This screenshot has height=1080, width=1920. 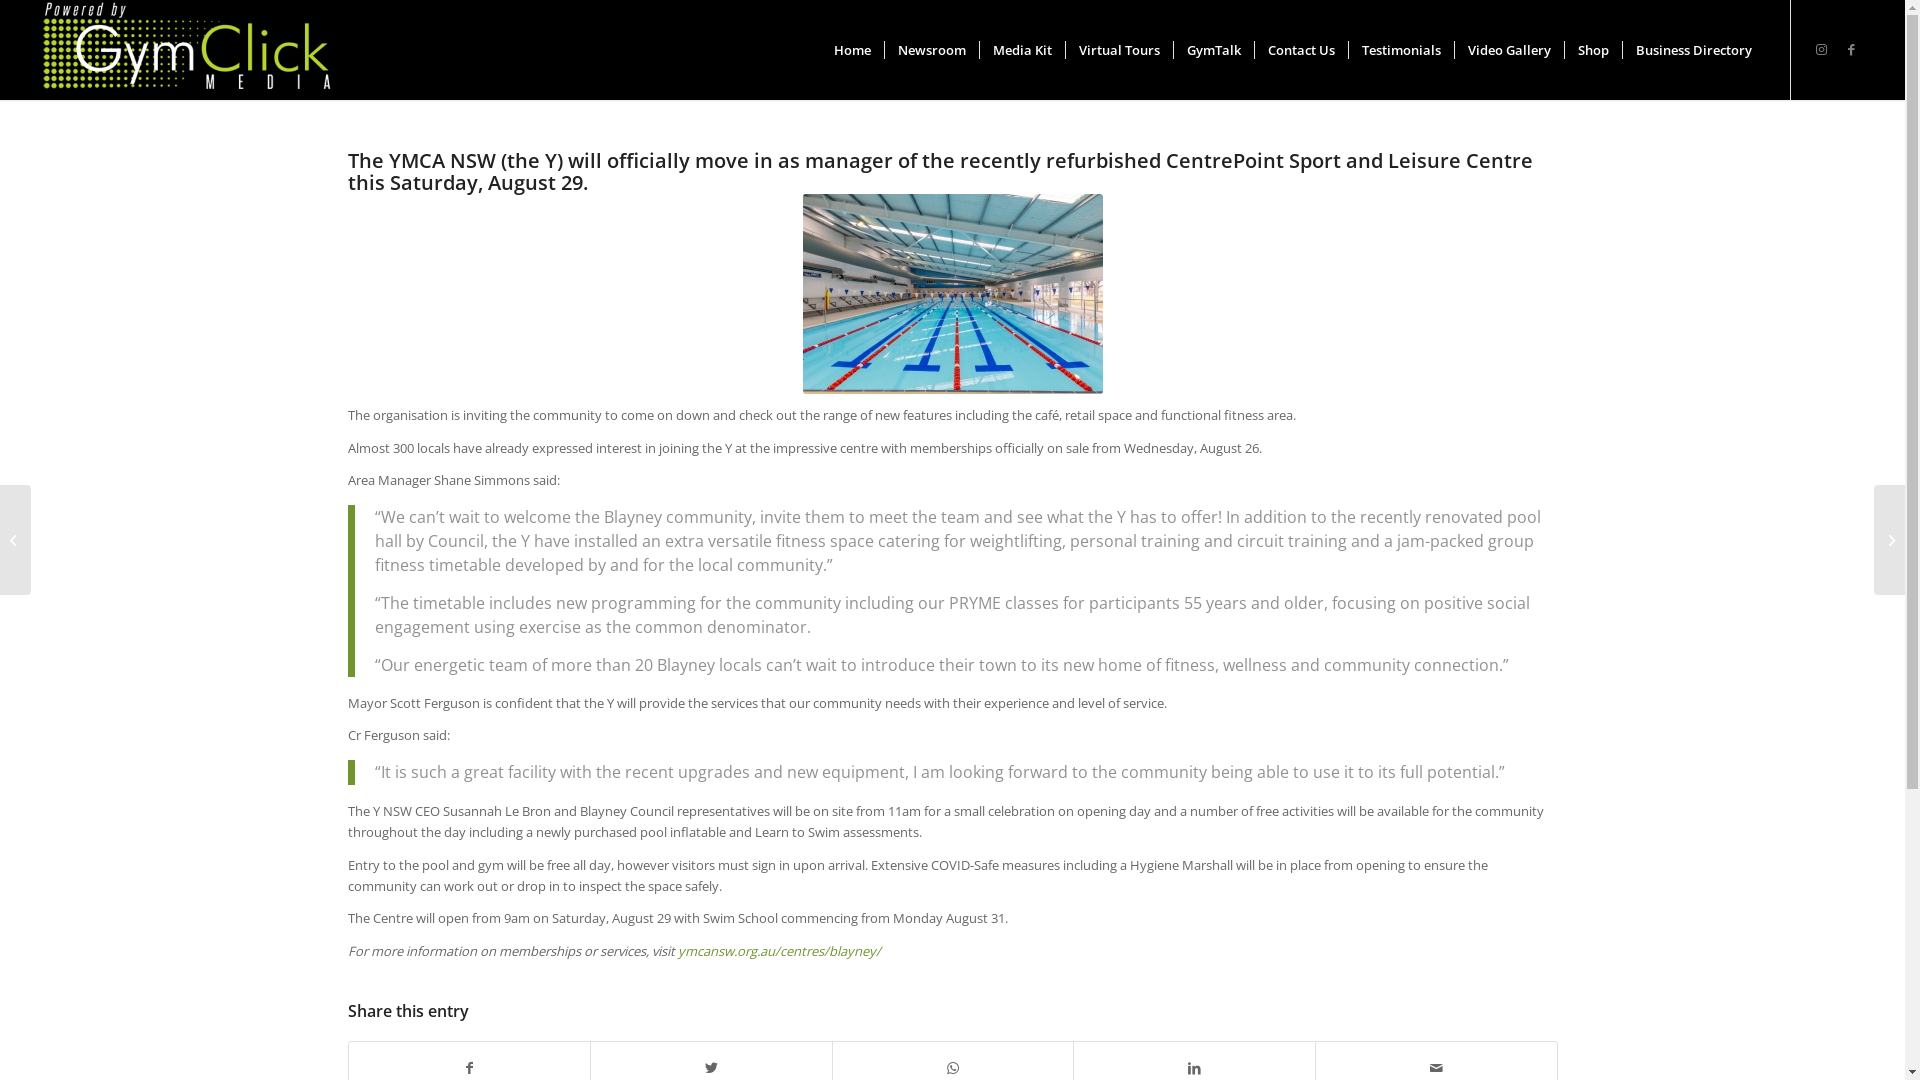 What do you see at coordinates (1117, 49) in the screenshot?
I see `'Virtual Tours'` at bounding box center [1117, 49].